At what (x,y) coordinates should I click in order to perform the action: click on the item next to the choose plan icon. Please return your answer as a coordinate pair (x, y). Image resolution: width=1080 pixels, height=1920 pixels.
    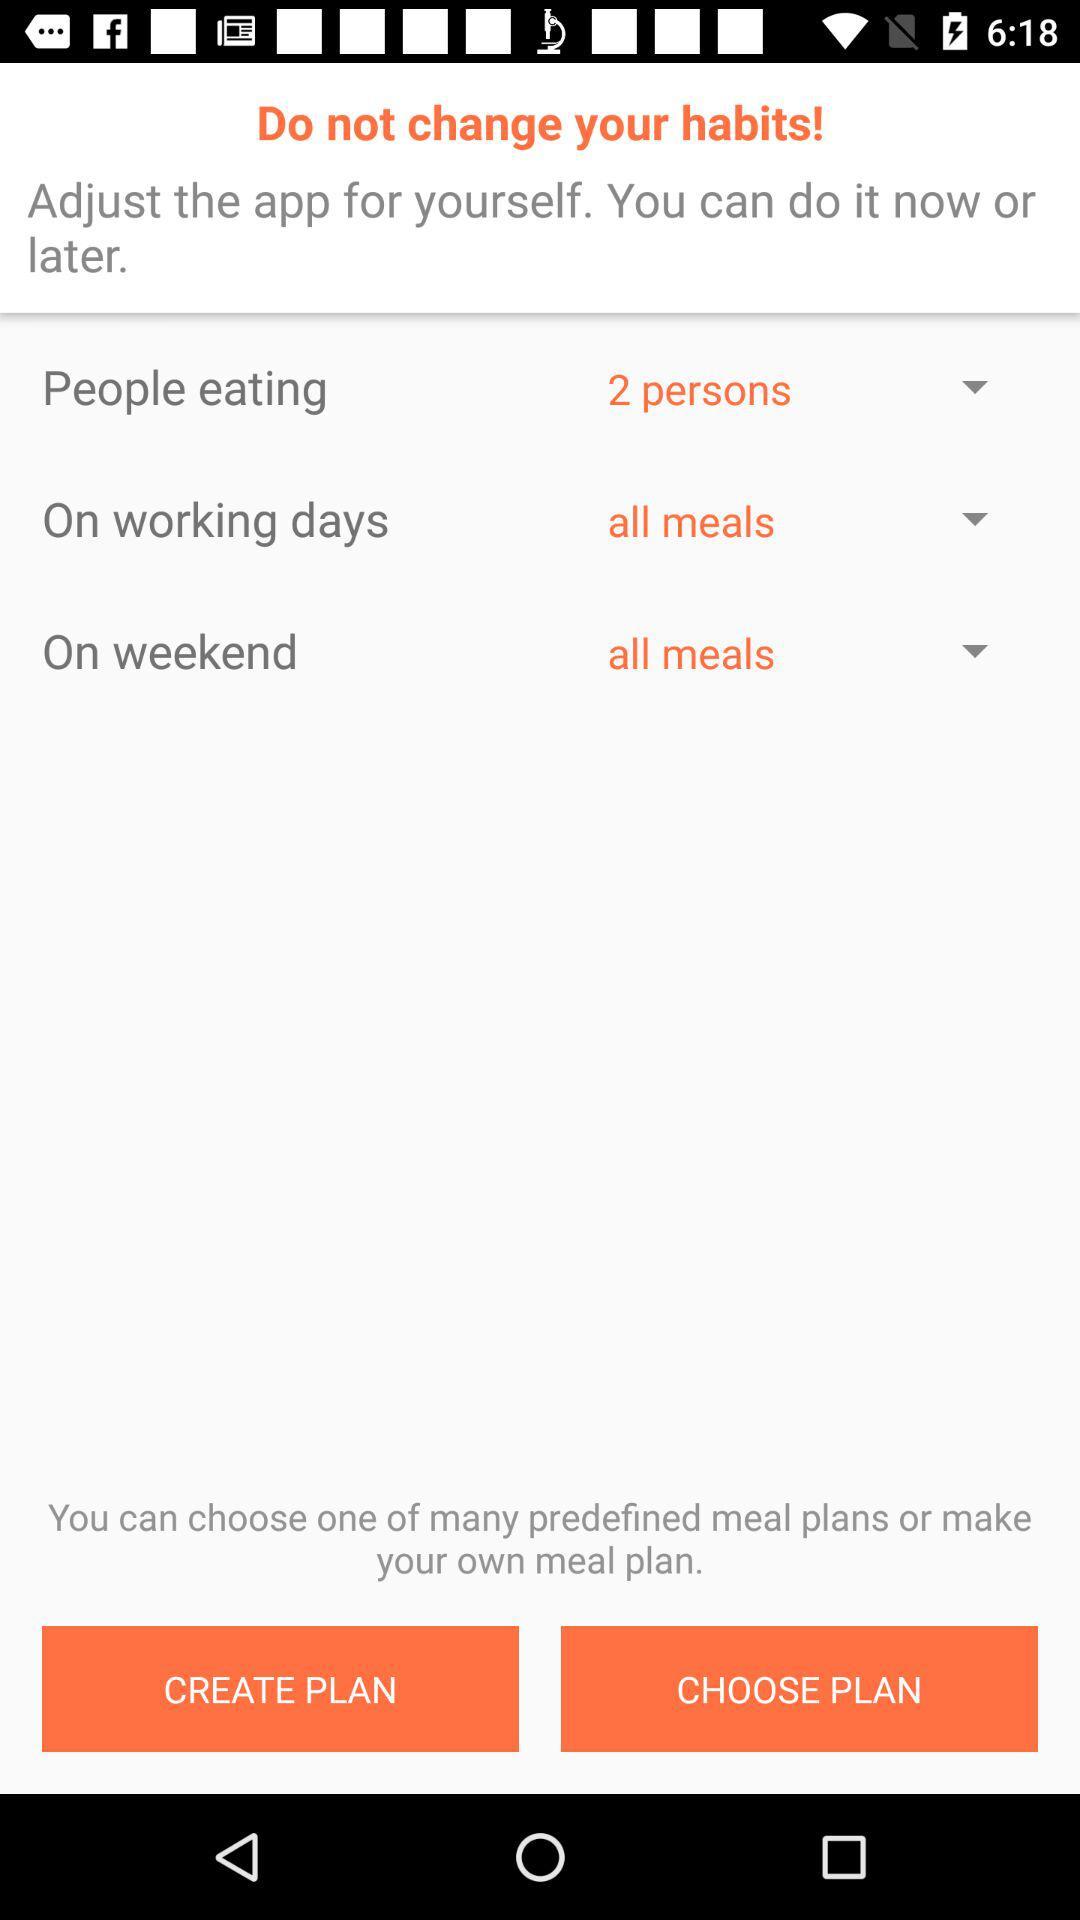
    Looking at the image, I should click on (280, 1688).